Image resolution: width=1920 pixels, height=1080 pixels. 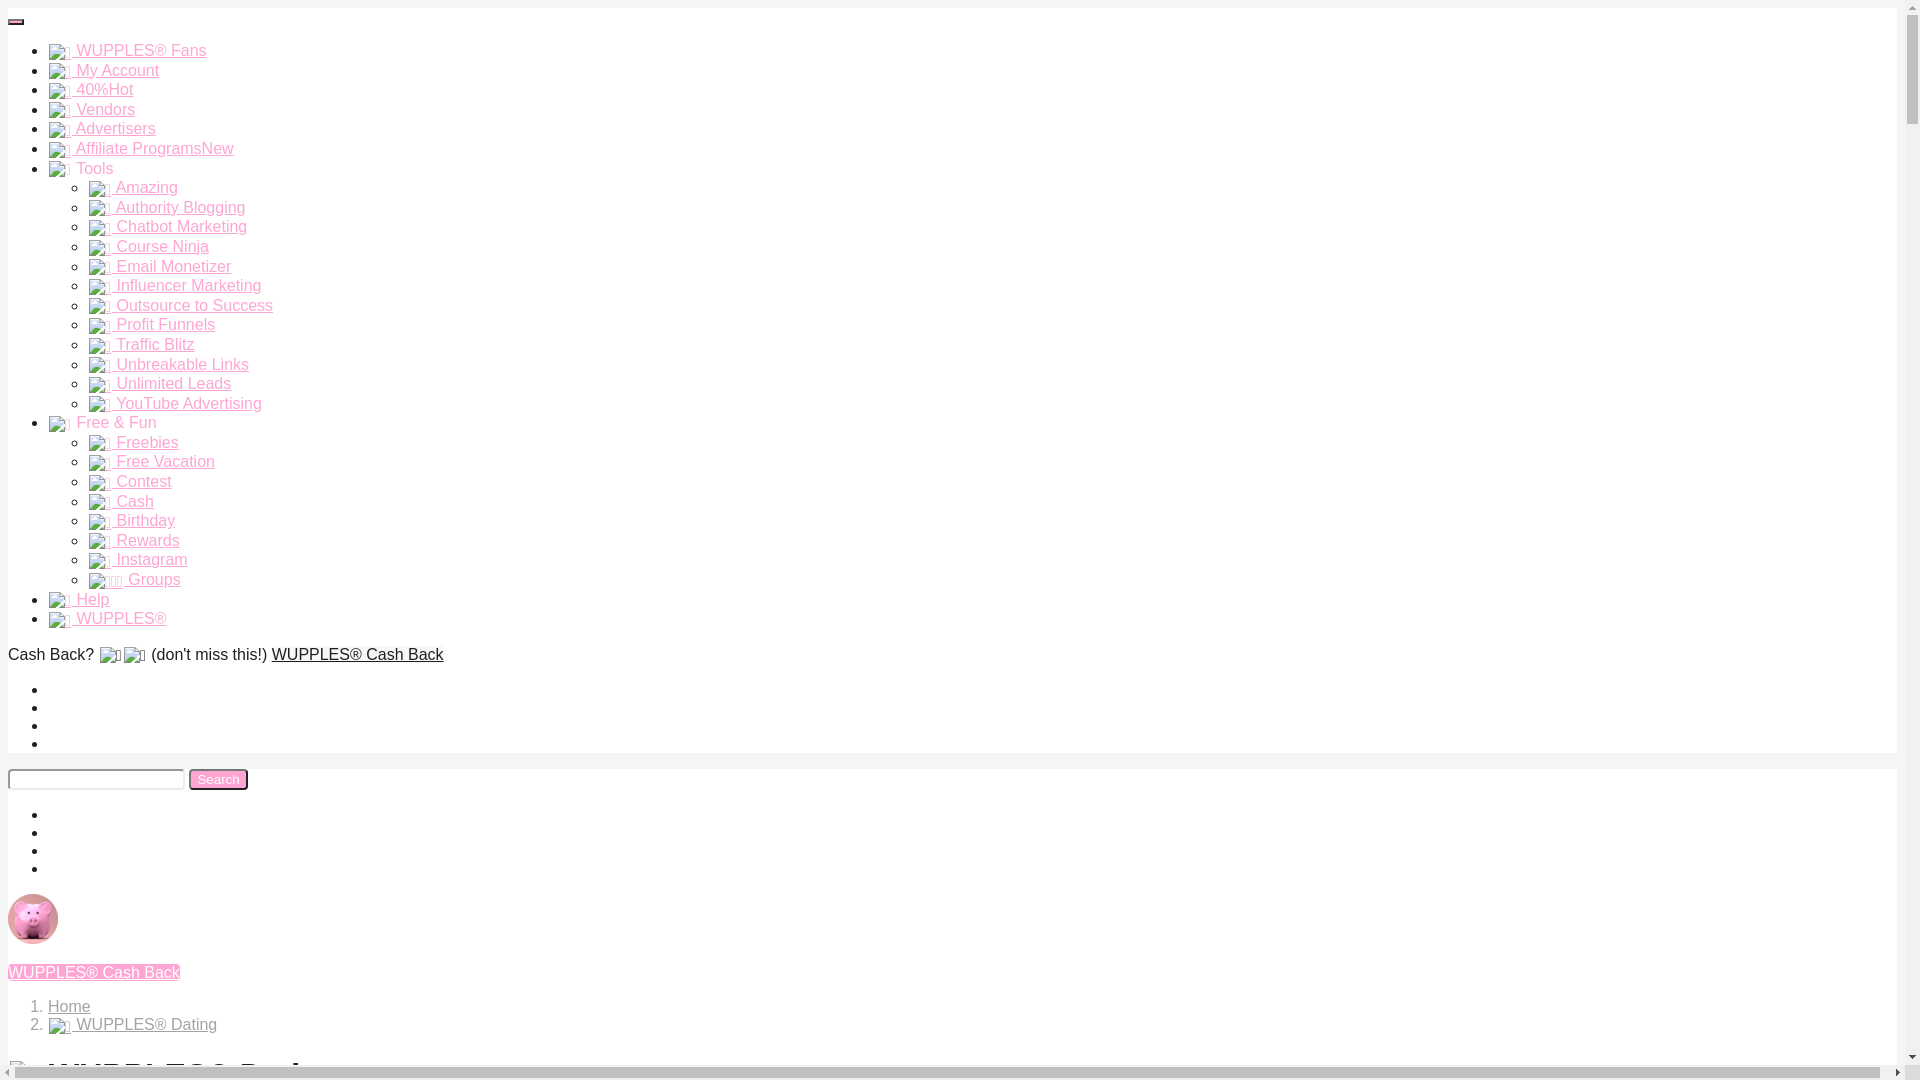 I want to click on 'Profit Funnels', so click(x=86, y=323).